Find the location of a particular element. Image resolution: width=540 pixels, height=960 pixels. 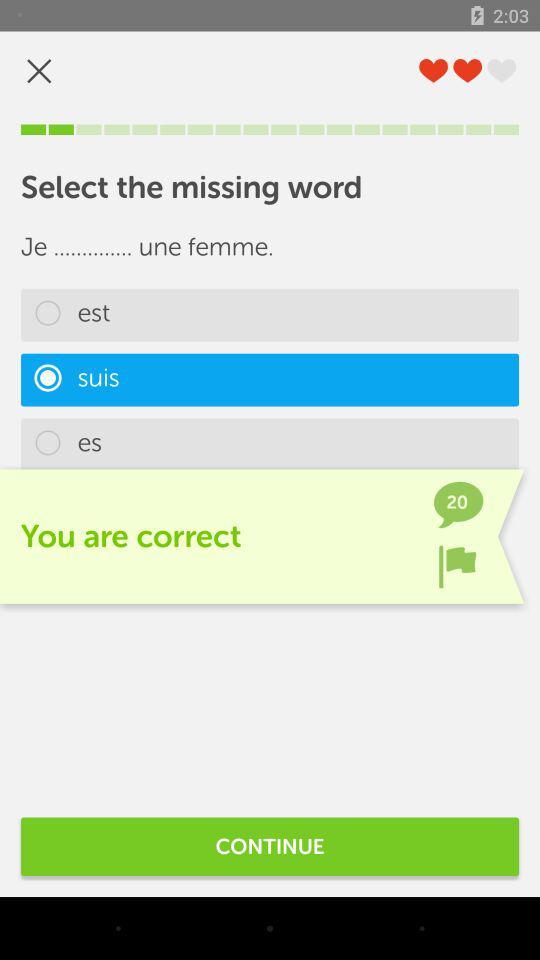

the close icon is located at coordinates (39, 71).